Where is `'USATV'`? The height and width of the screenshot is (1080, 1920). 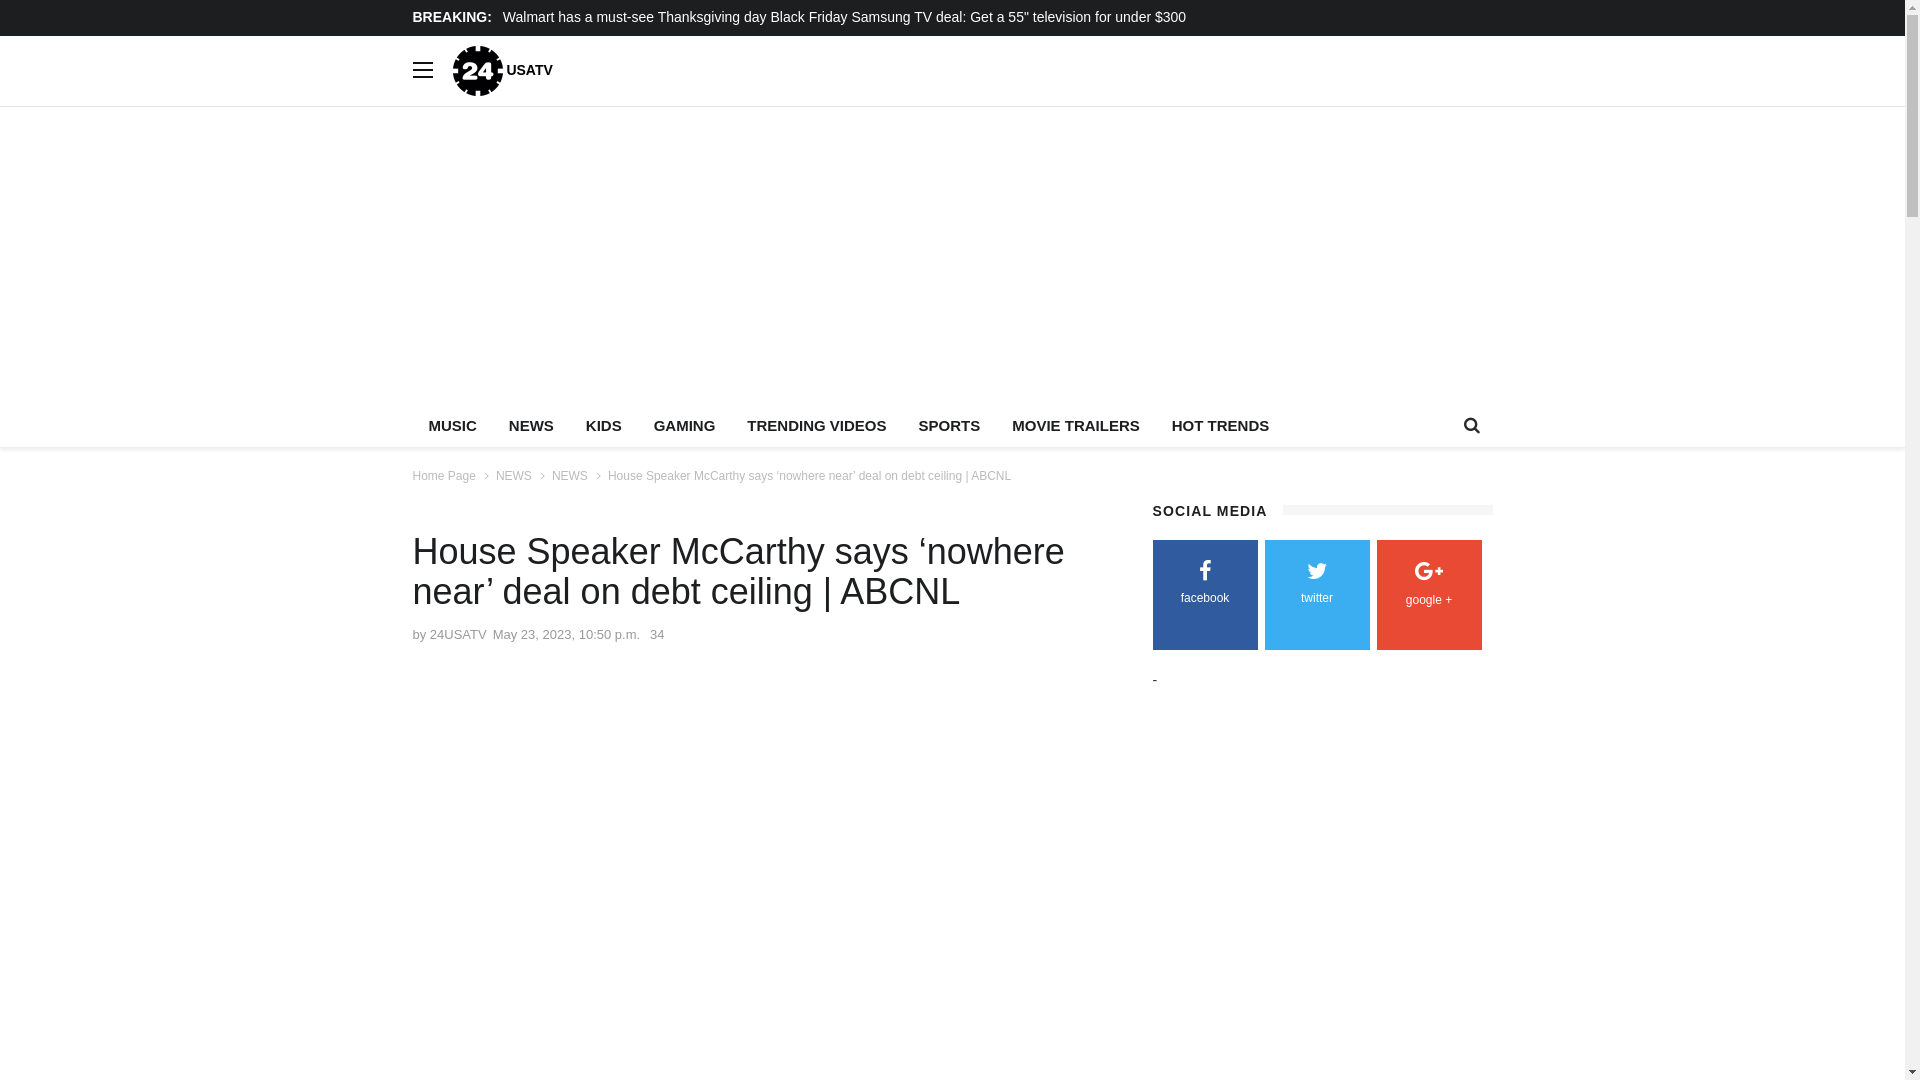
'USATV' is located at coordinates (502, 68).